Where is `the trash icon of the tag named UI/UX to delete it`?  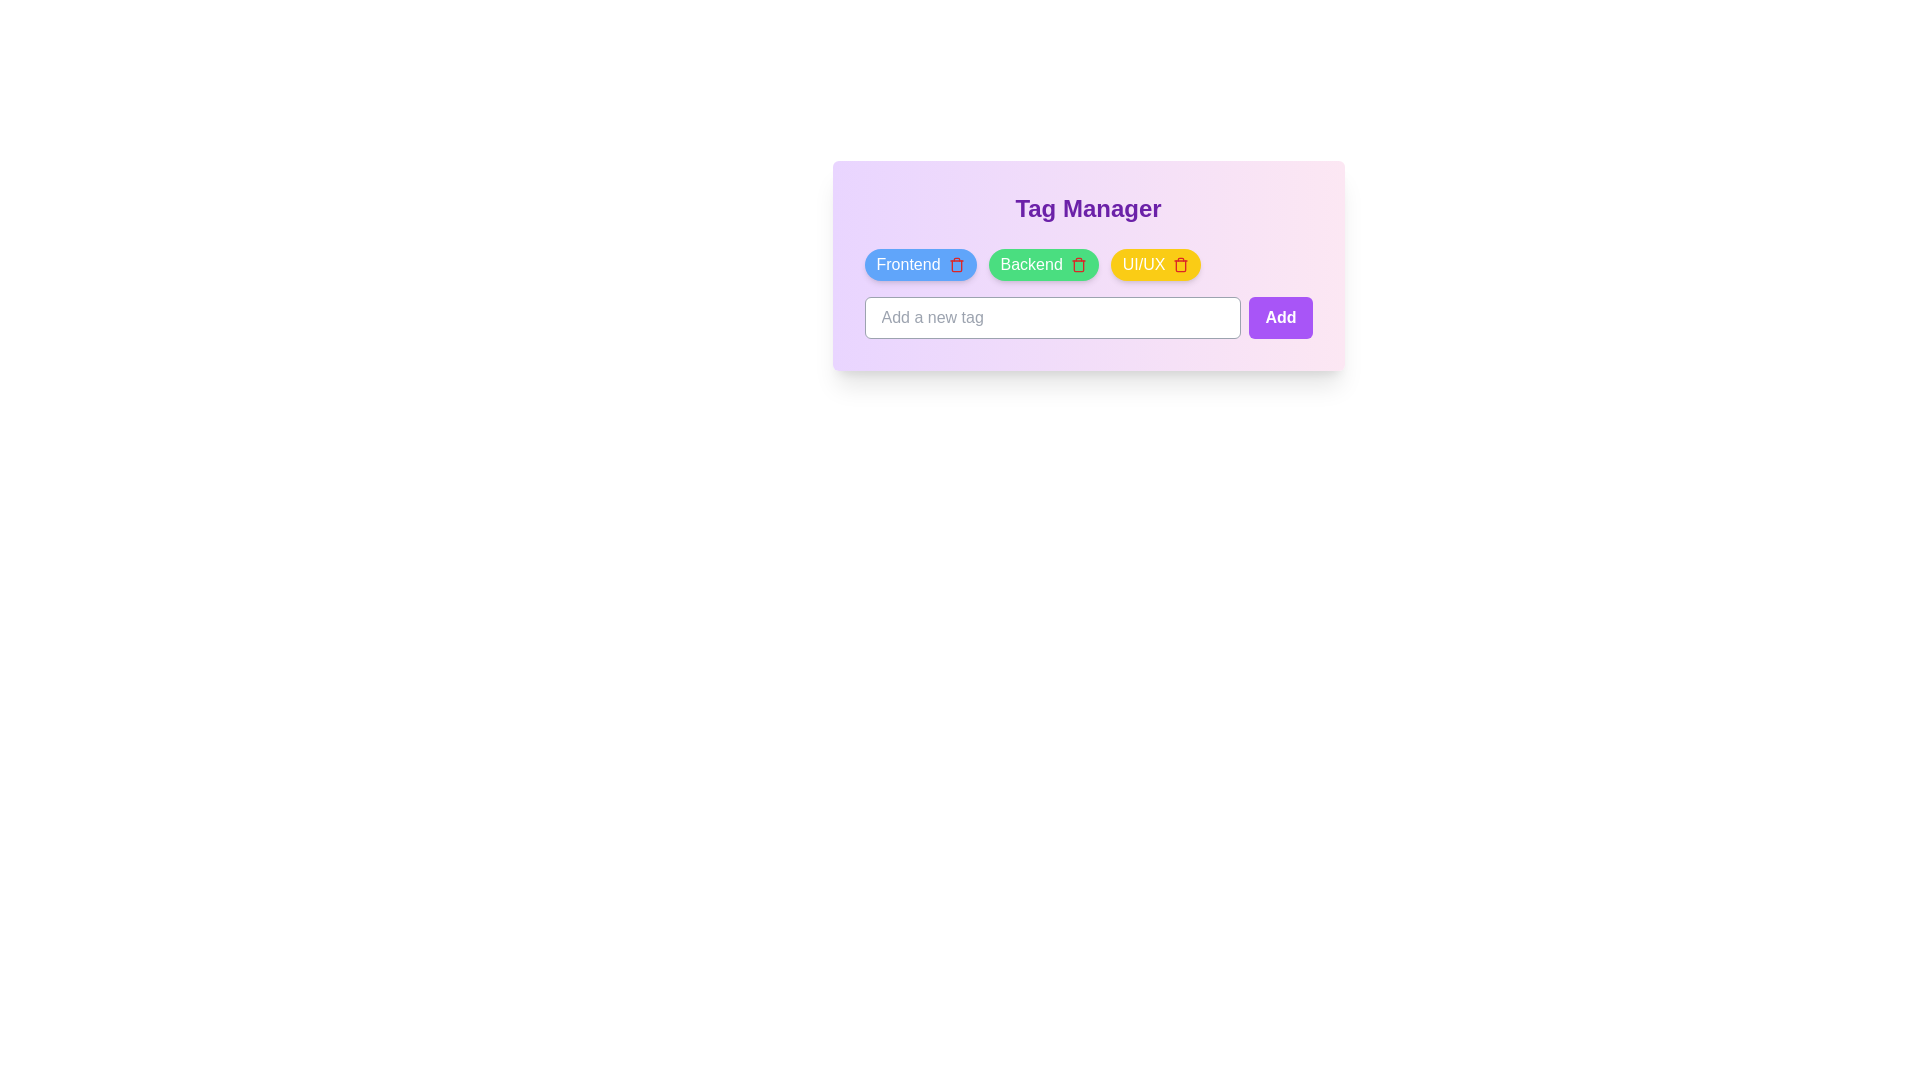
the trash icon of the tag named UI/UX to delete it is located at coordinates (1181, 264).